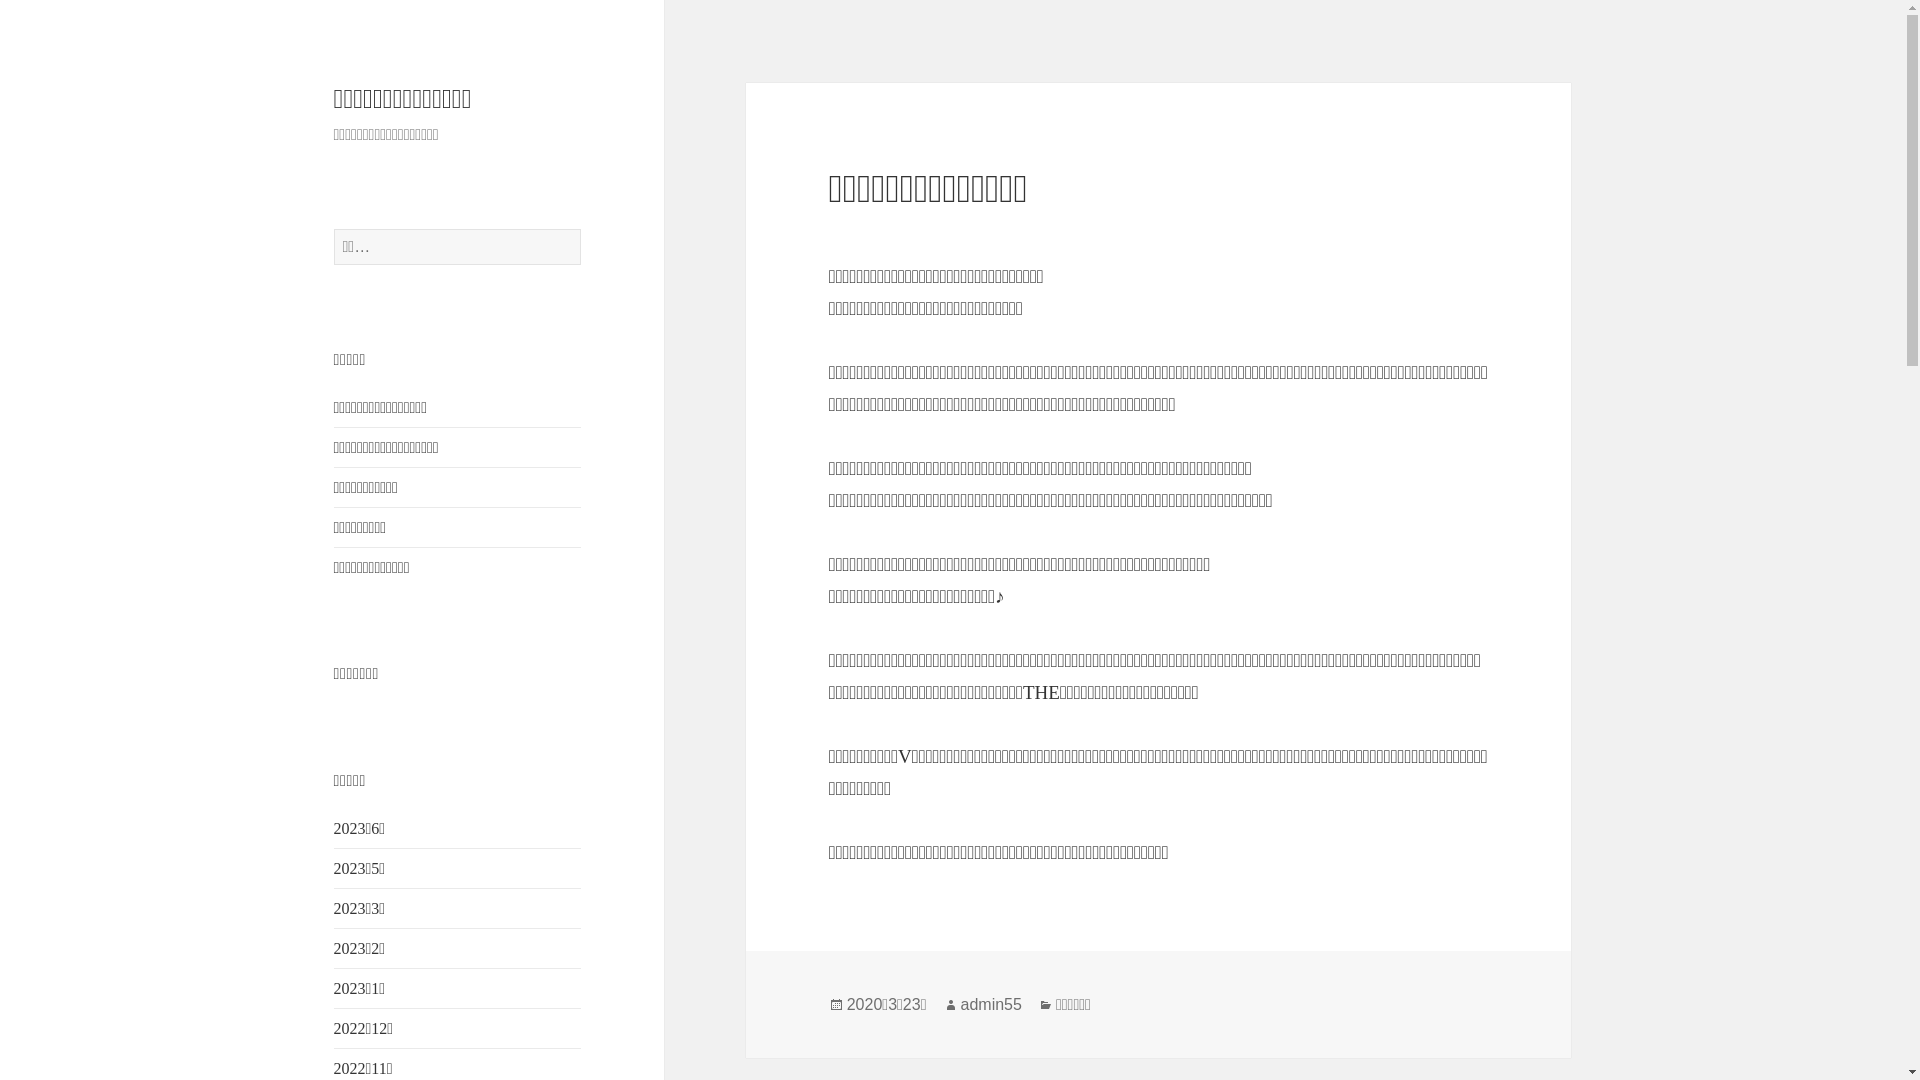 This screenshot has width=1920, height=1080. Describe the element at coordinates (991, 1005) in the screenshot. I see `'admin55'` at that location.